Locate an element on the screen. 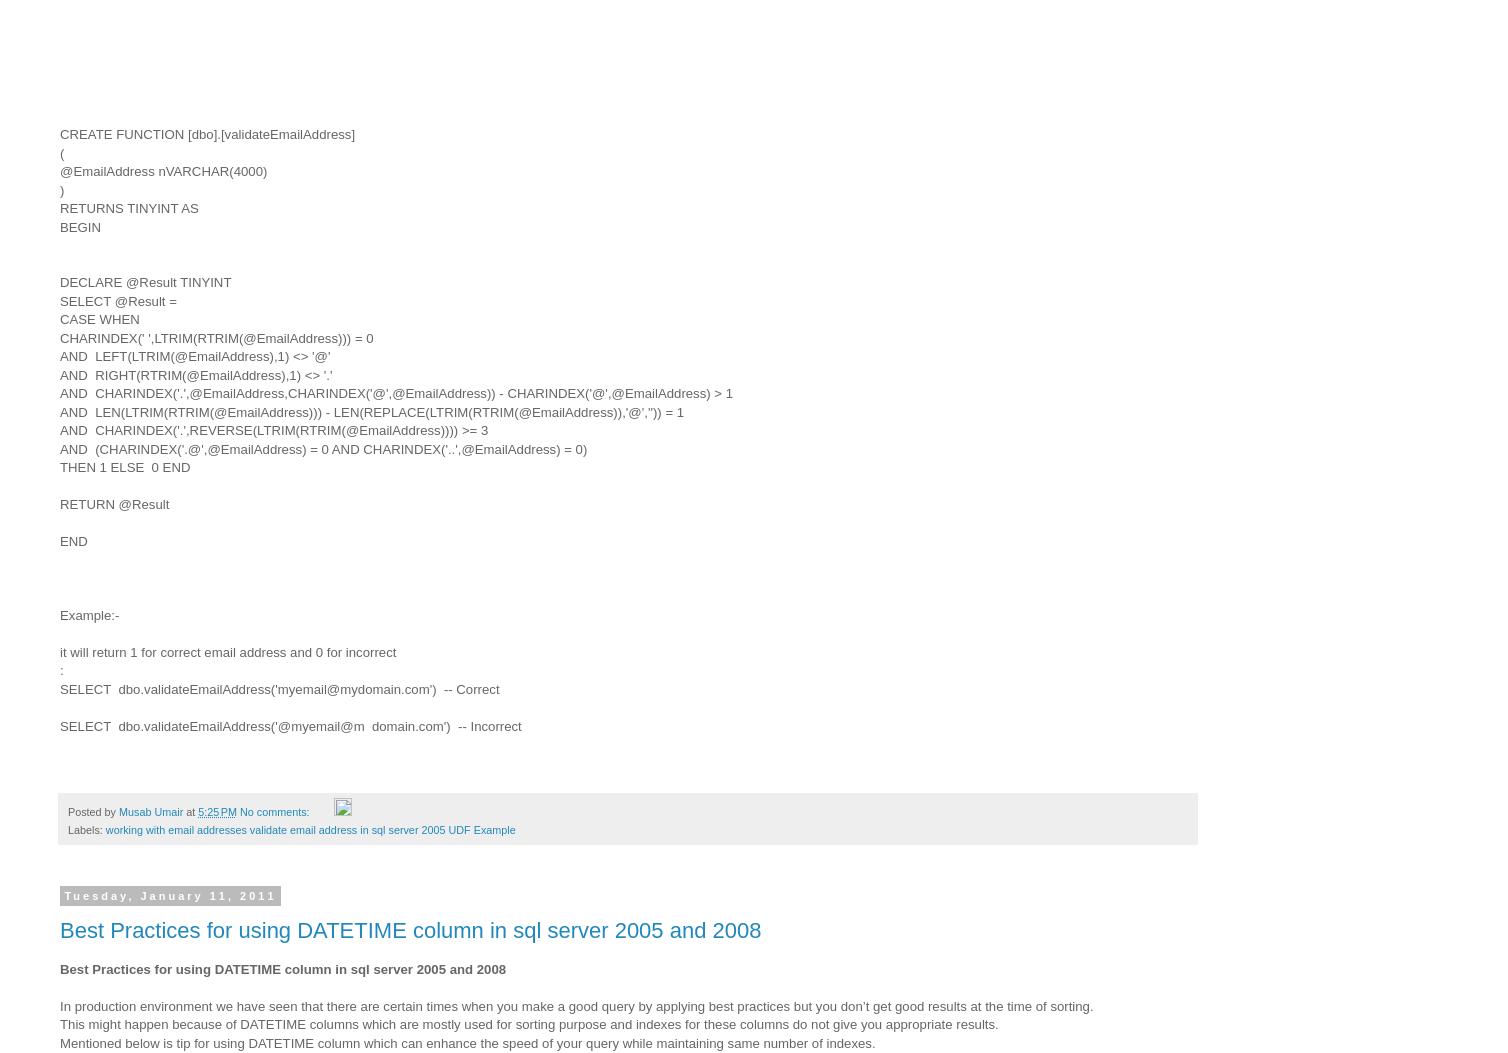 This screenshot has width=1508, height=1053. '5:25 PM' is located at coordinates (216, 811).